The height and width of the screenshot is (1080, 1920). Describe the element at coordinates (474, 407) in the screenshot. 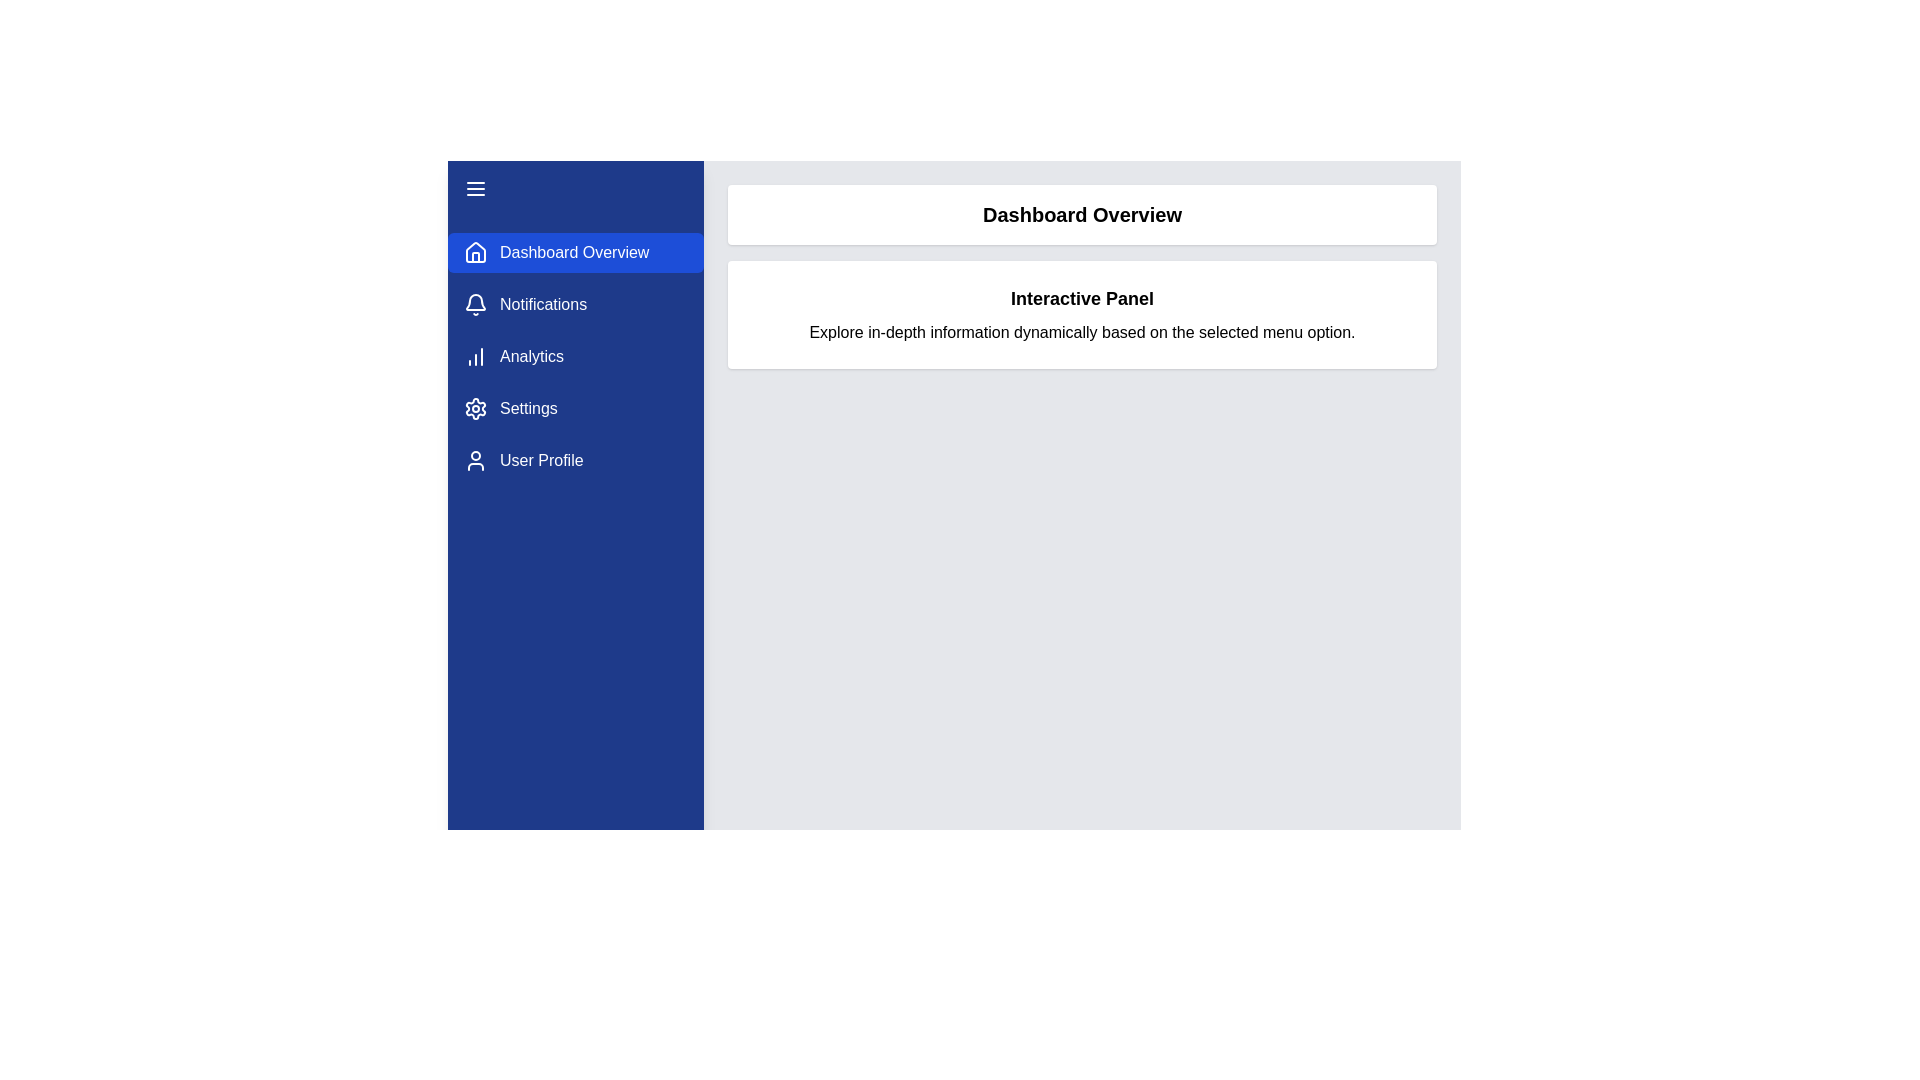

I see `the 'Settings' icon in the sidebar menu` at that location.